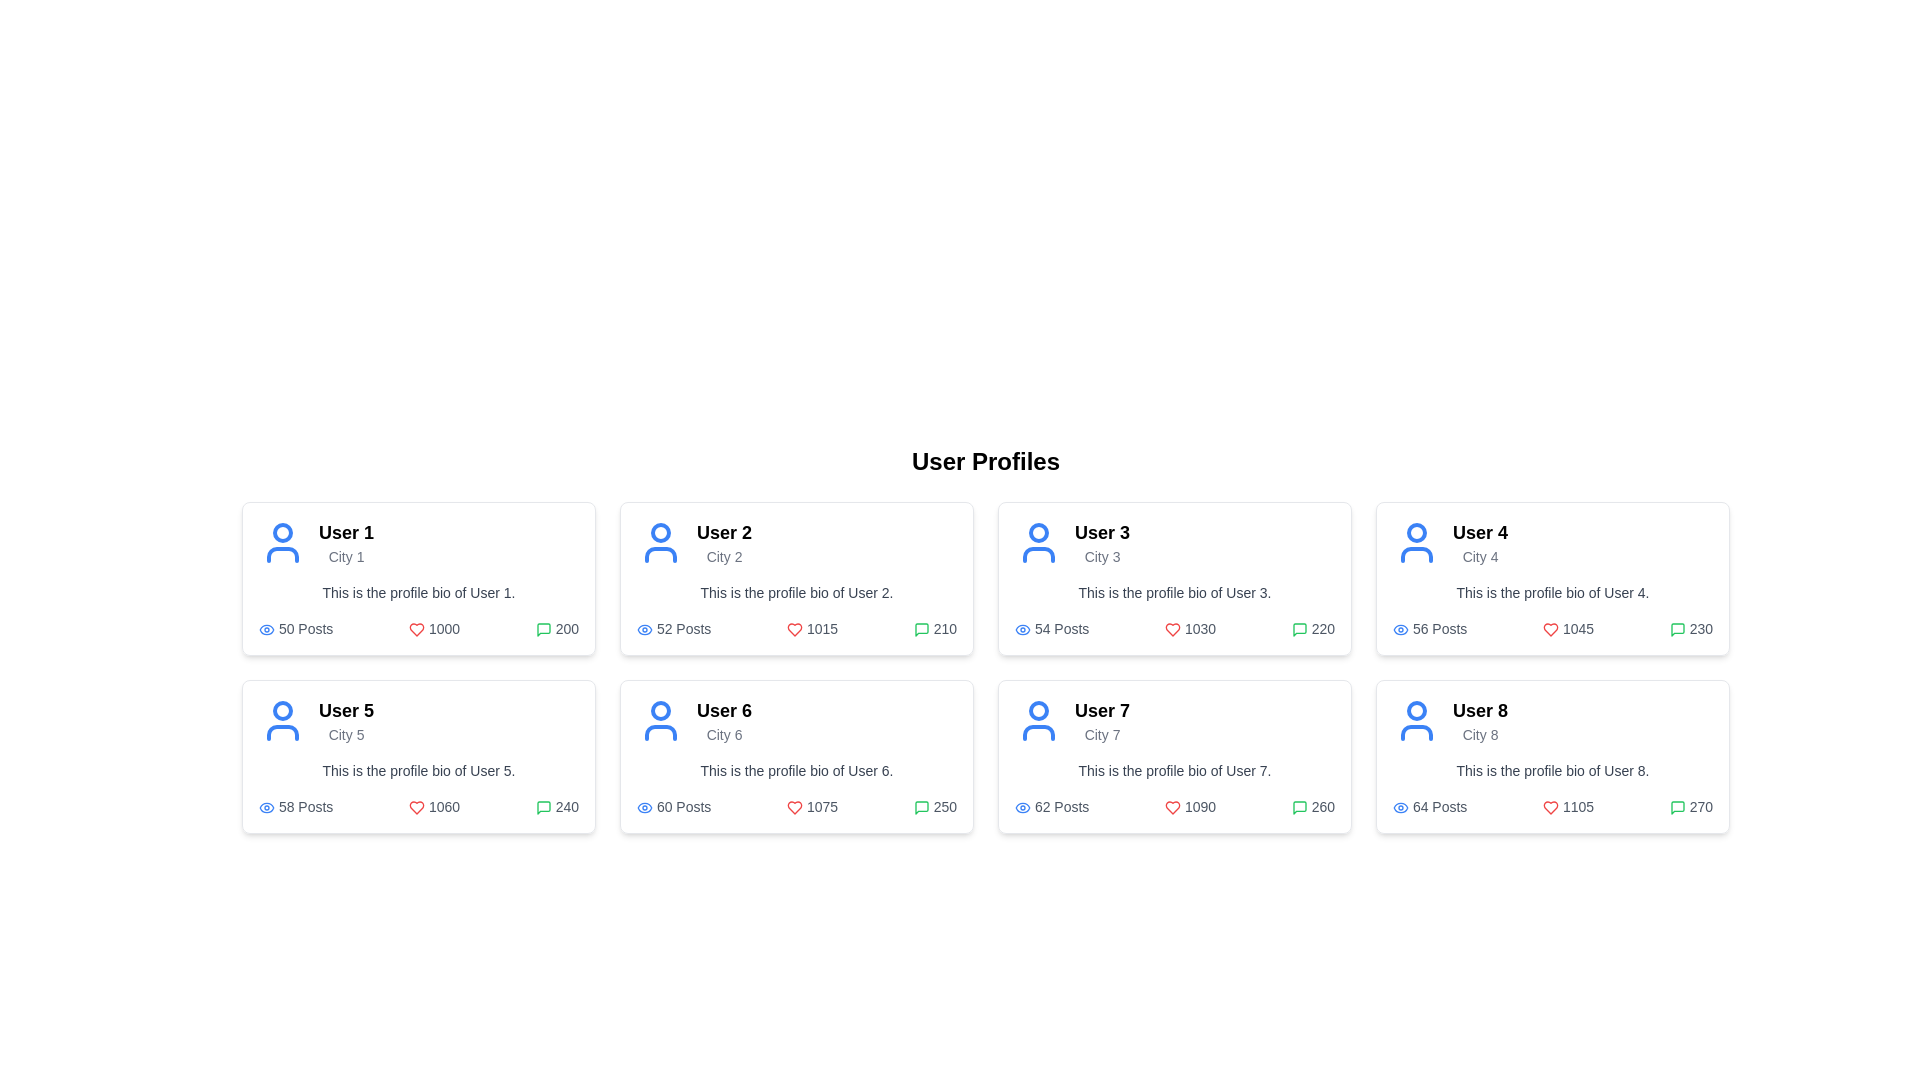 The height and width of the screenshot is (1080, 1920). I want to click on the user avatar icon representing 'User 5', located at the top-left corner of the second row card in the grid layout, so click(282, 721).